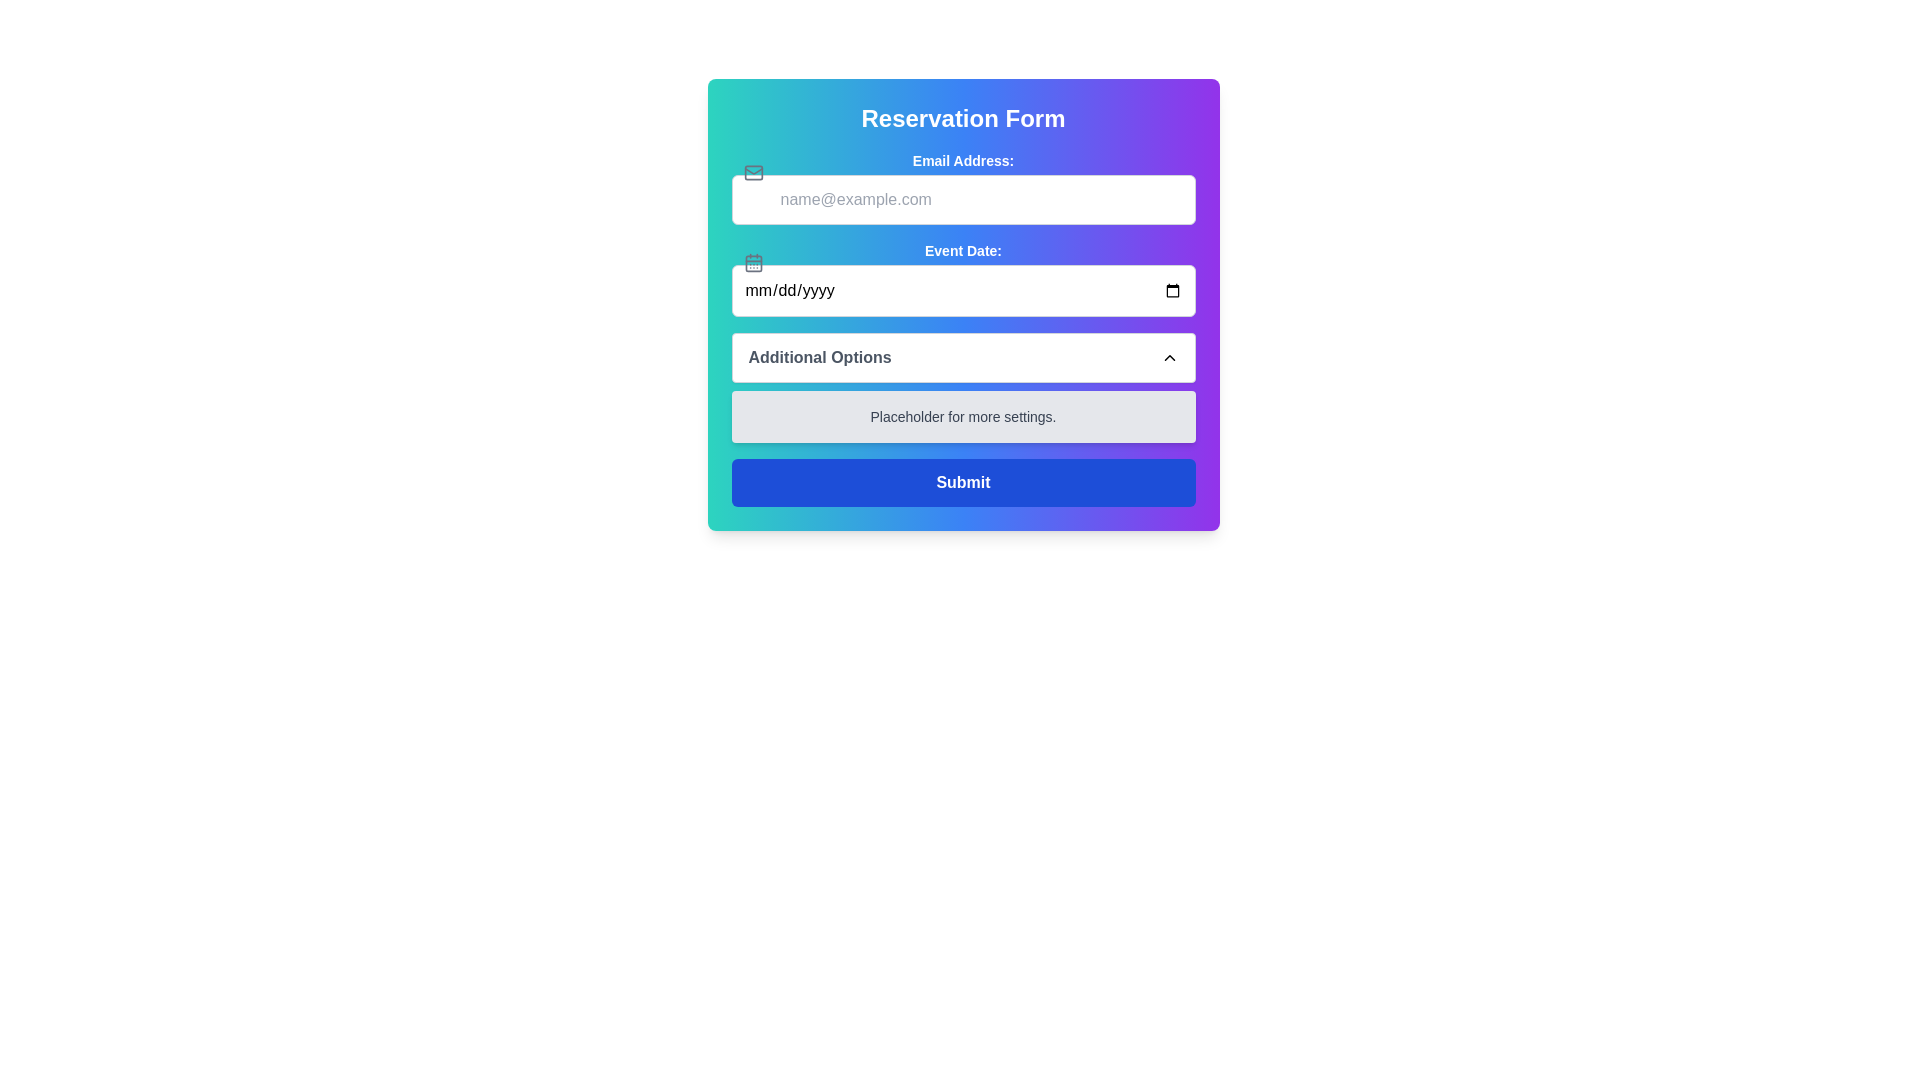  I want to click on the label that provides a title for the email input field labeled 'name@example.com', positioned above it, so click(963, 160).